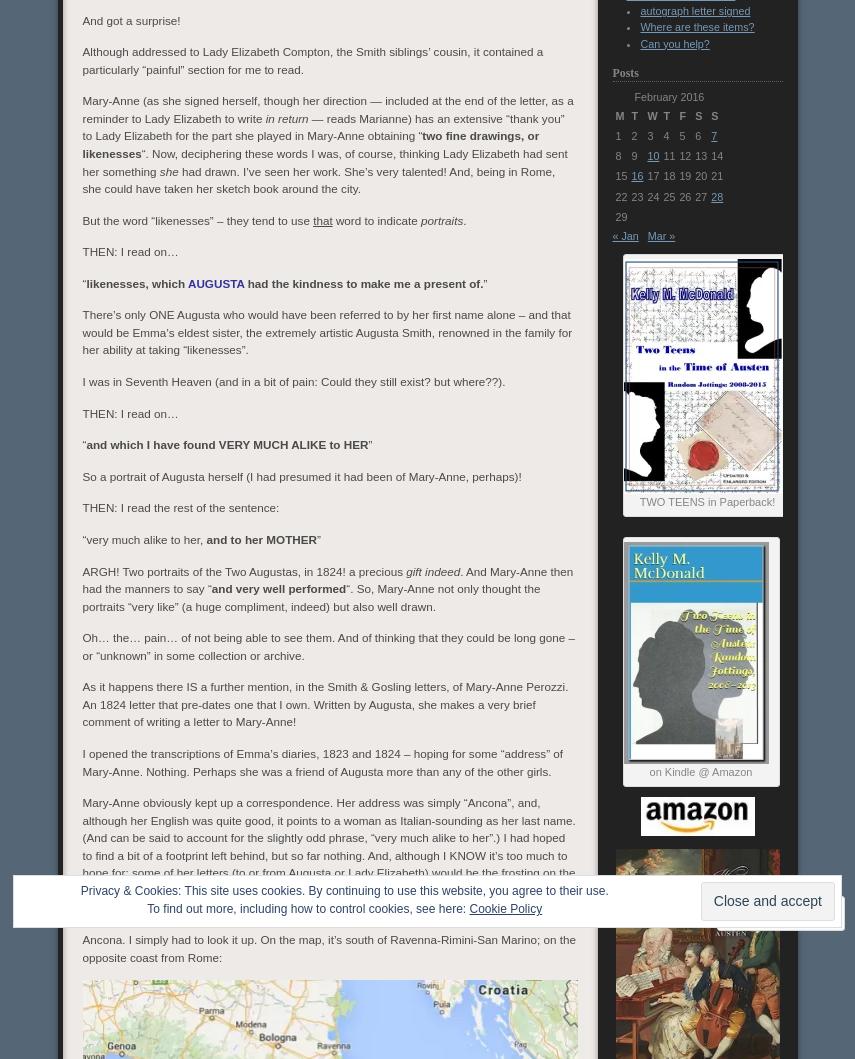 This screenshot has width=855, height=1059. What do you see at coordinates (716, 175) in the screenshot?
I see `'21'` at bounding box center [716, 175].